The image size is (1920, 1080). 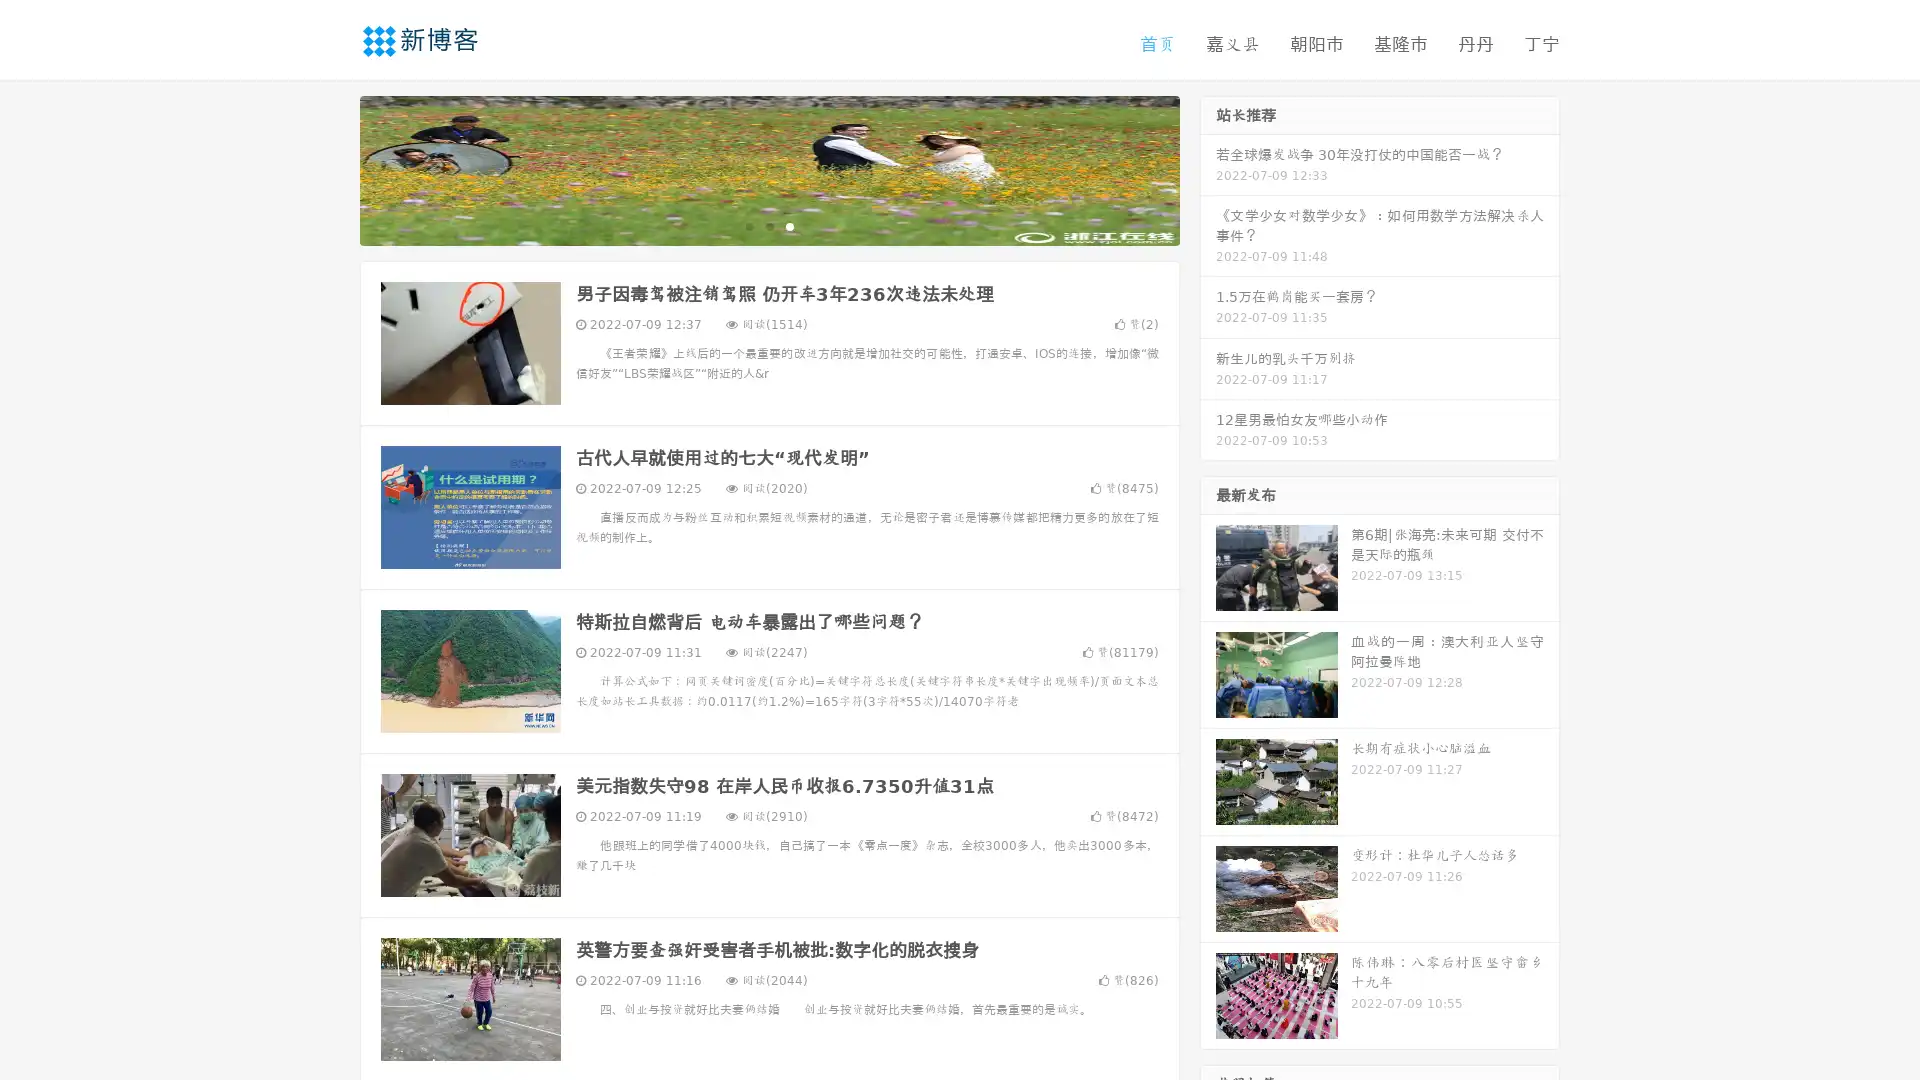 I want to click on Go to slide 3, so click(x=789, y=225).